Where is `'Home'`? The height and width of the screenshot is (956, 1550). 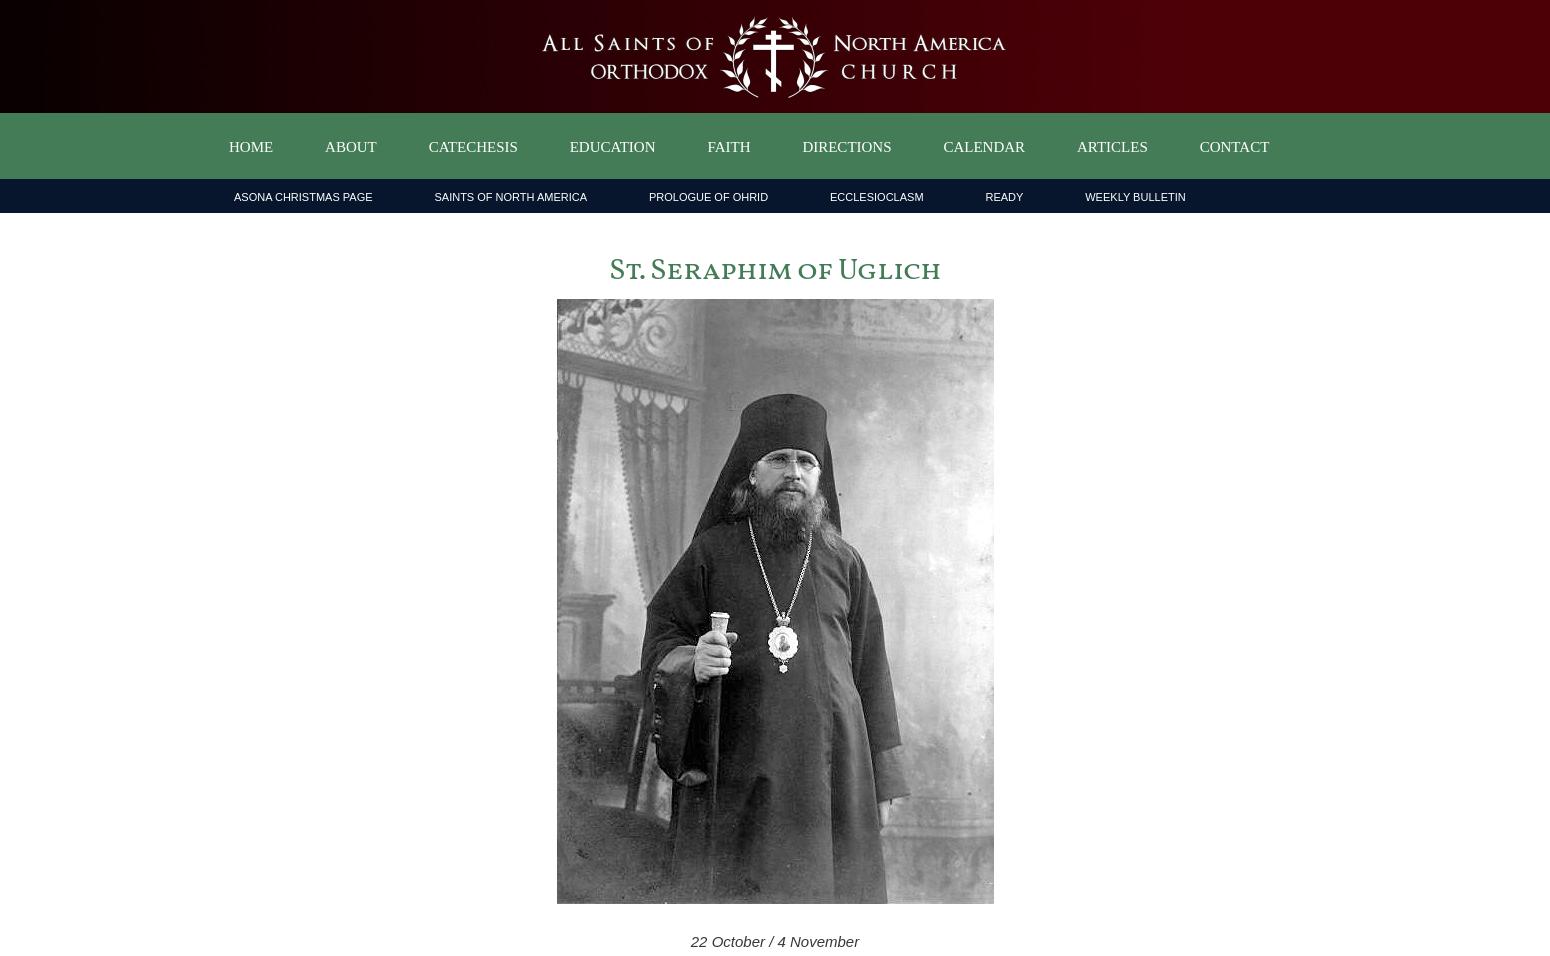 'Home' is located at coordinates (250, 147).